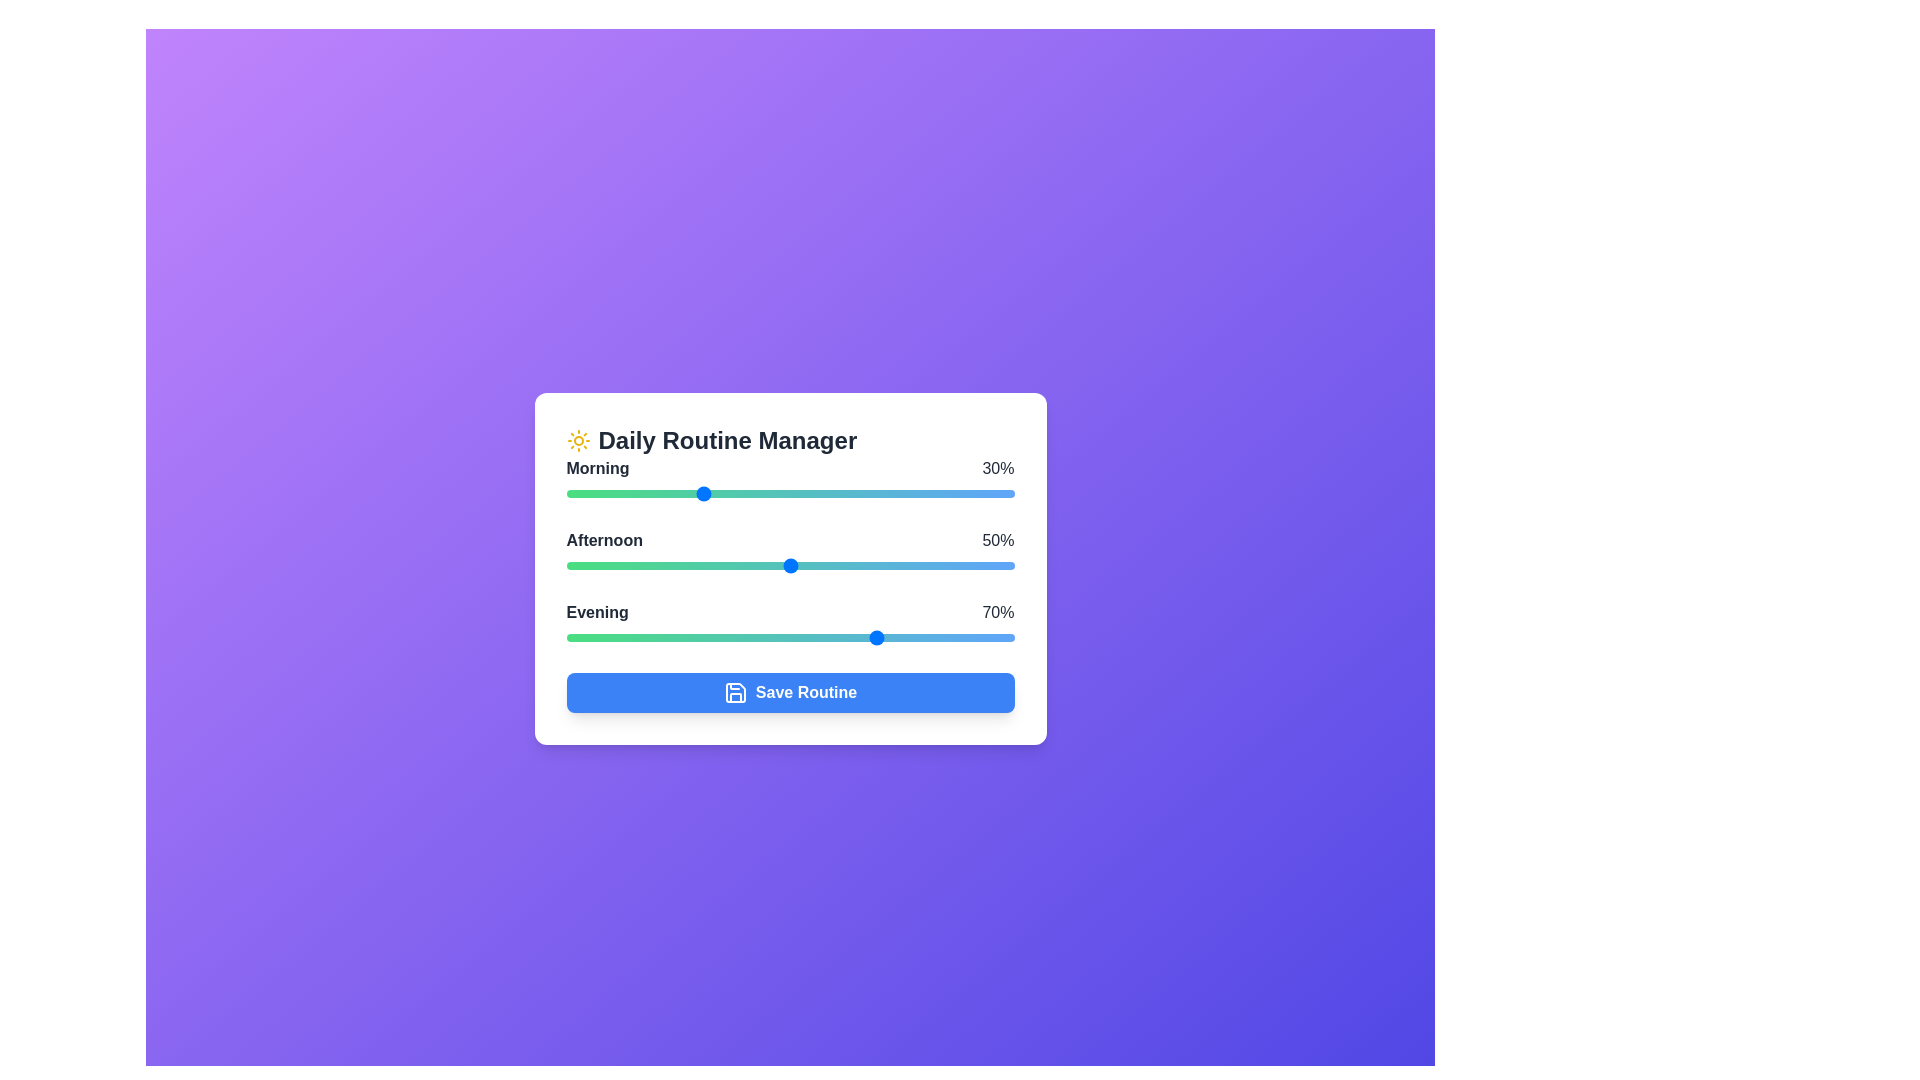 This screenshot has height=1080, width=1920. What do you see at coordinates (776, 493) in the screenshot?
I see `the Morning task slider to 47%` at bounding box center [776, 493].